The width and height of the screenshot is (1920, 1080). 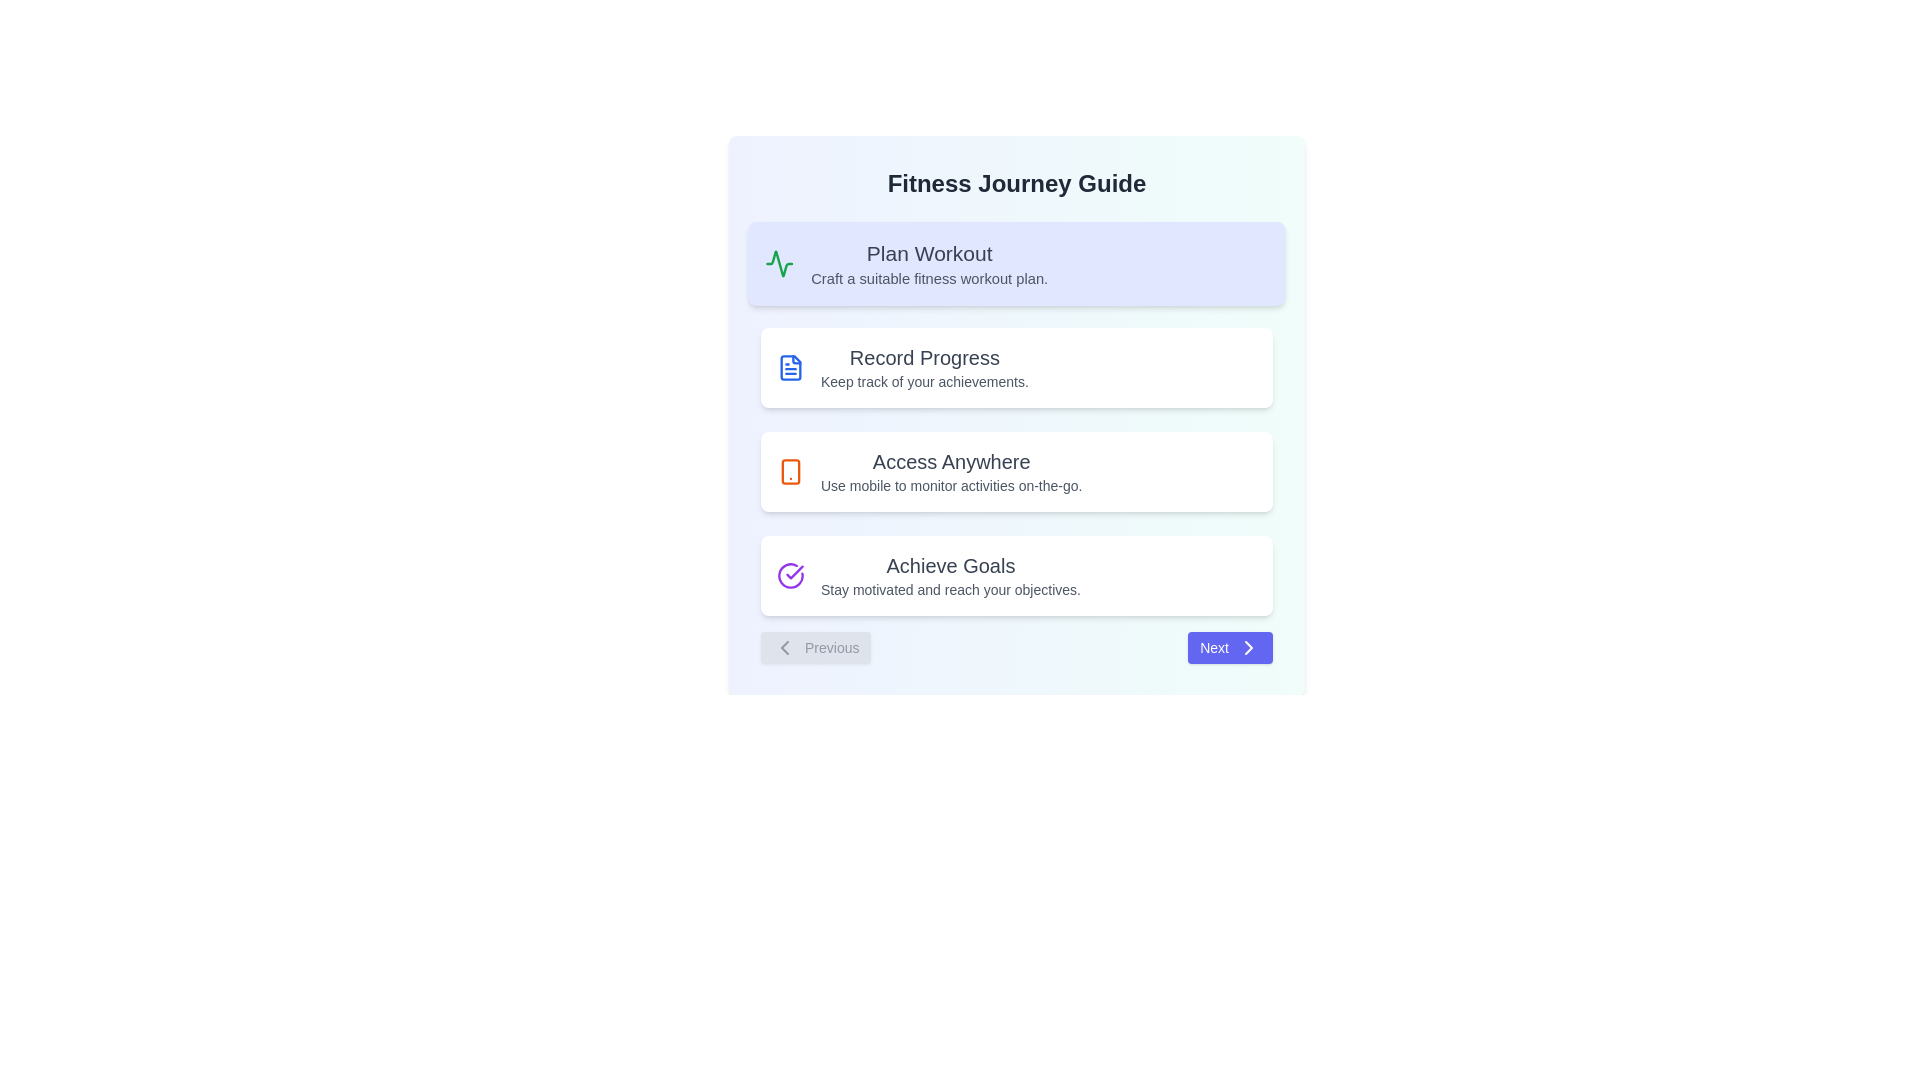 I want to click on the blue paper document icon located in the second row of icons within the panel, so click(x=790, y=367).